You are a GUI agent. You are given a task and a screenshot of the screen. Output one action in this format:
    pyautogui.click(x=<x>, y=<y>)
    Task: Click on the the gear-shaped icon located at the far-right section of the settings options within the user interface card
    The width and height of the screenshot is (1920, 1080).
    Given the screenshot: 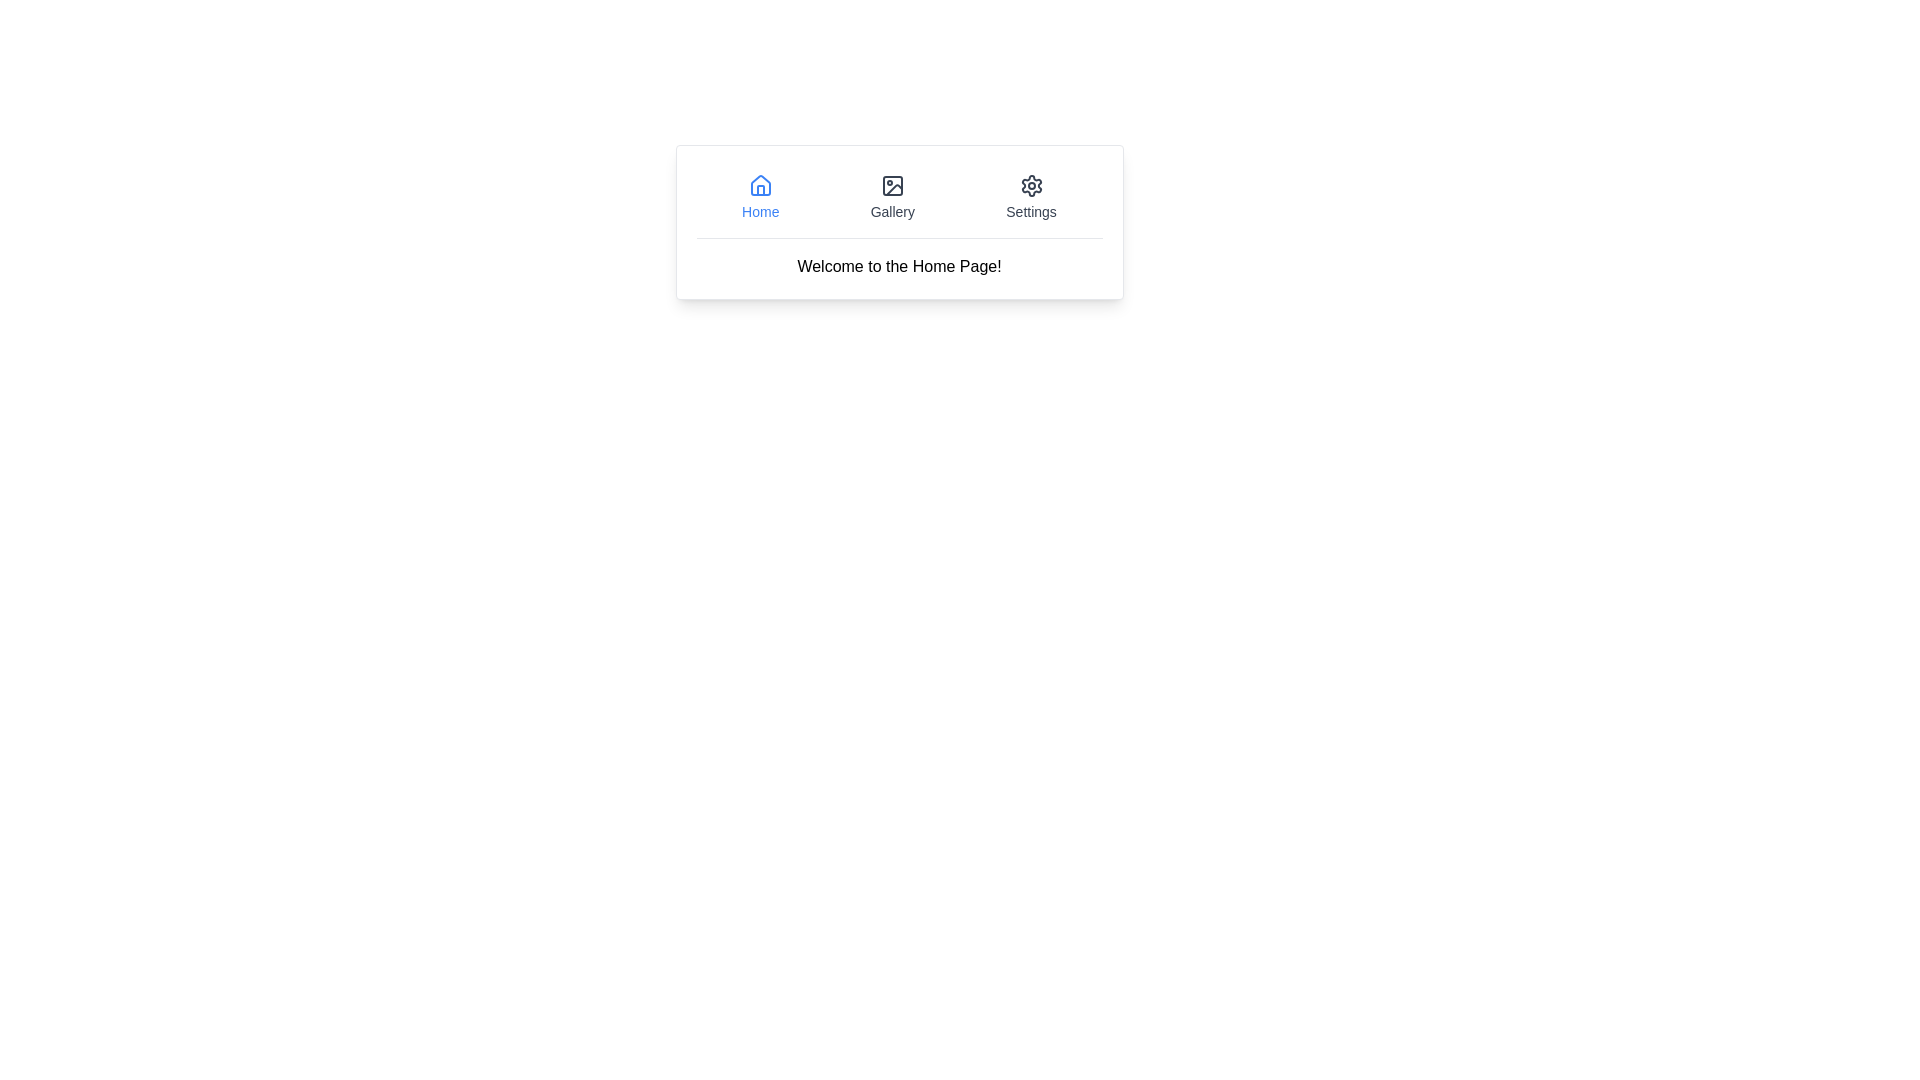 What is the action you would take?
    pyautogui.click(x=1031, y=185)
    